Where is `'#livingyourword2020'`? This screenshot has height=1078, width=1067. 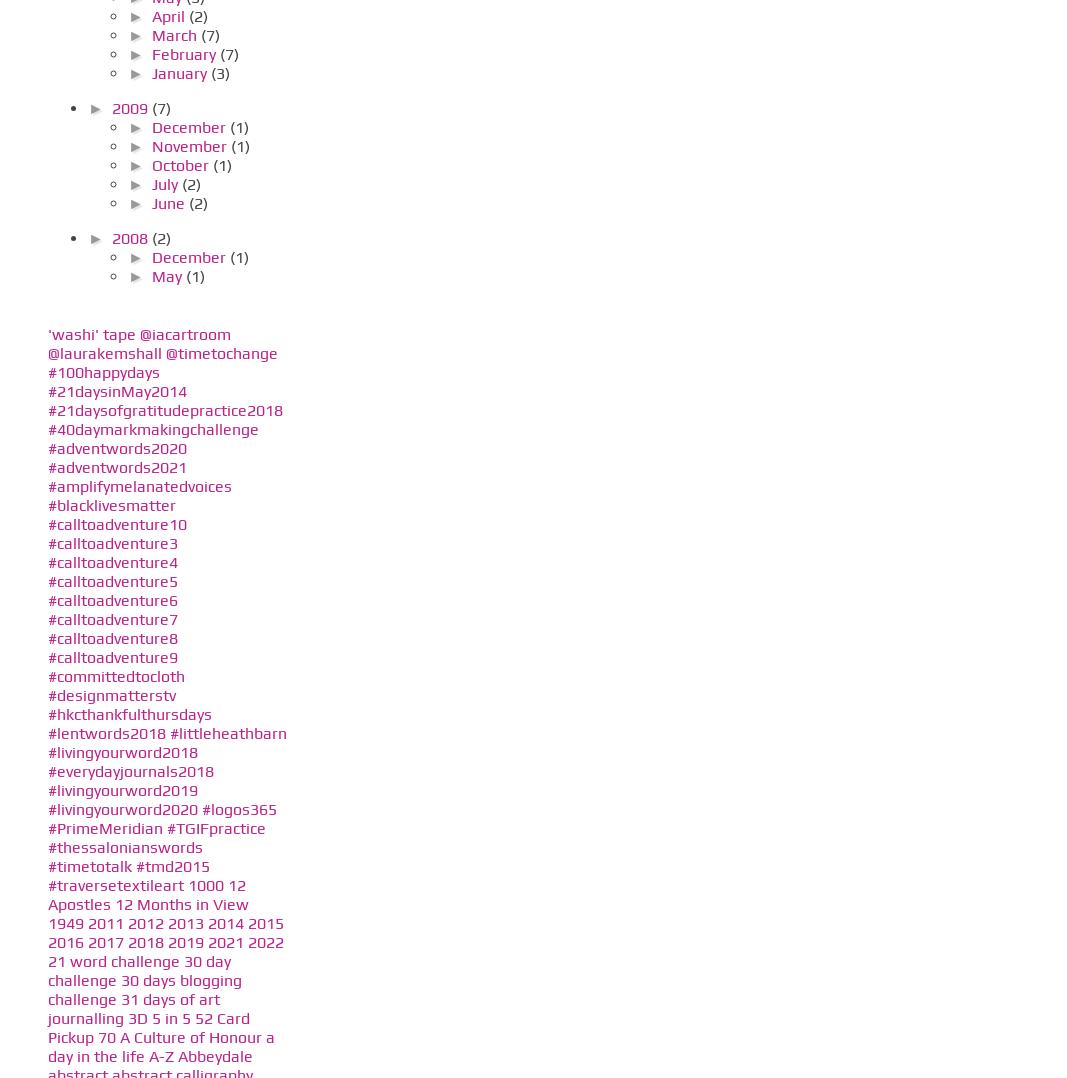
'#livingyourword2020' is located at coordinates (47, 808).